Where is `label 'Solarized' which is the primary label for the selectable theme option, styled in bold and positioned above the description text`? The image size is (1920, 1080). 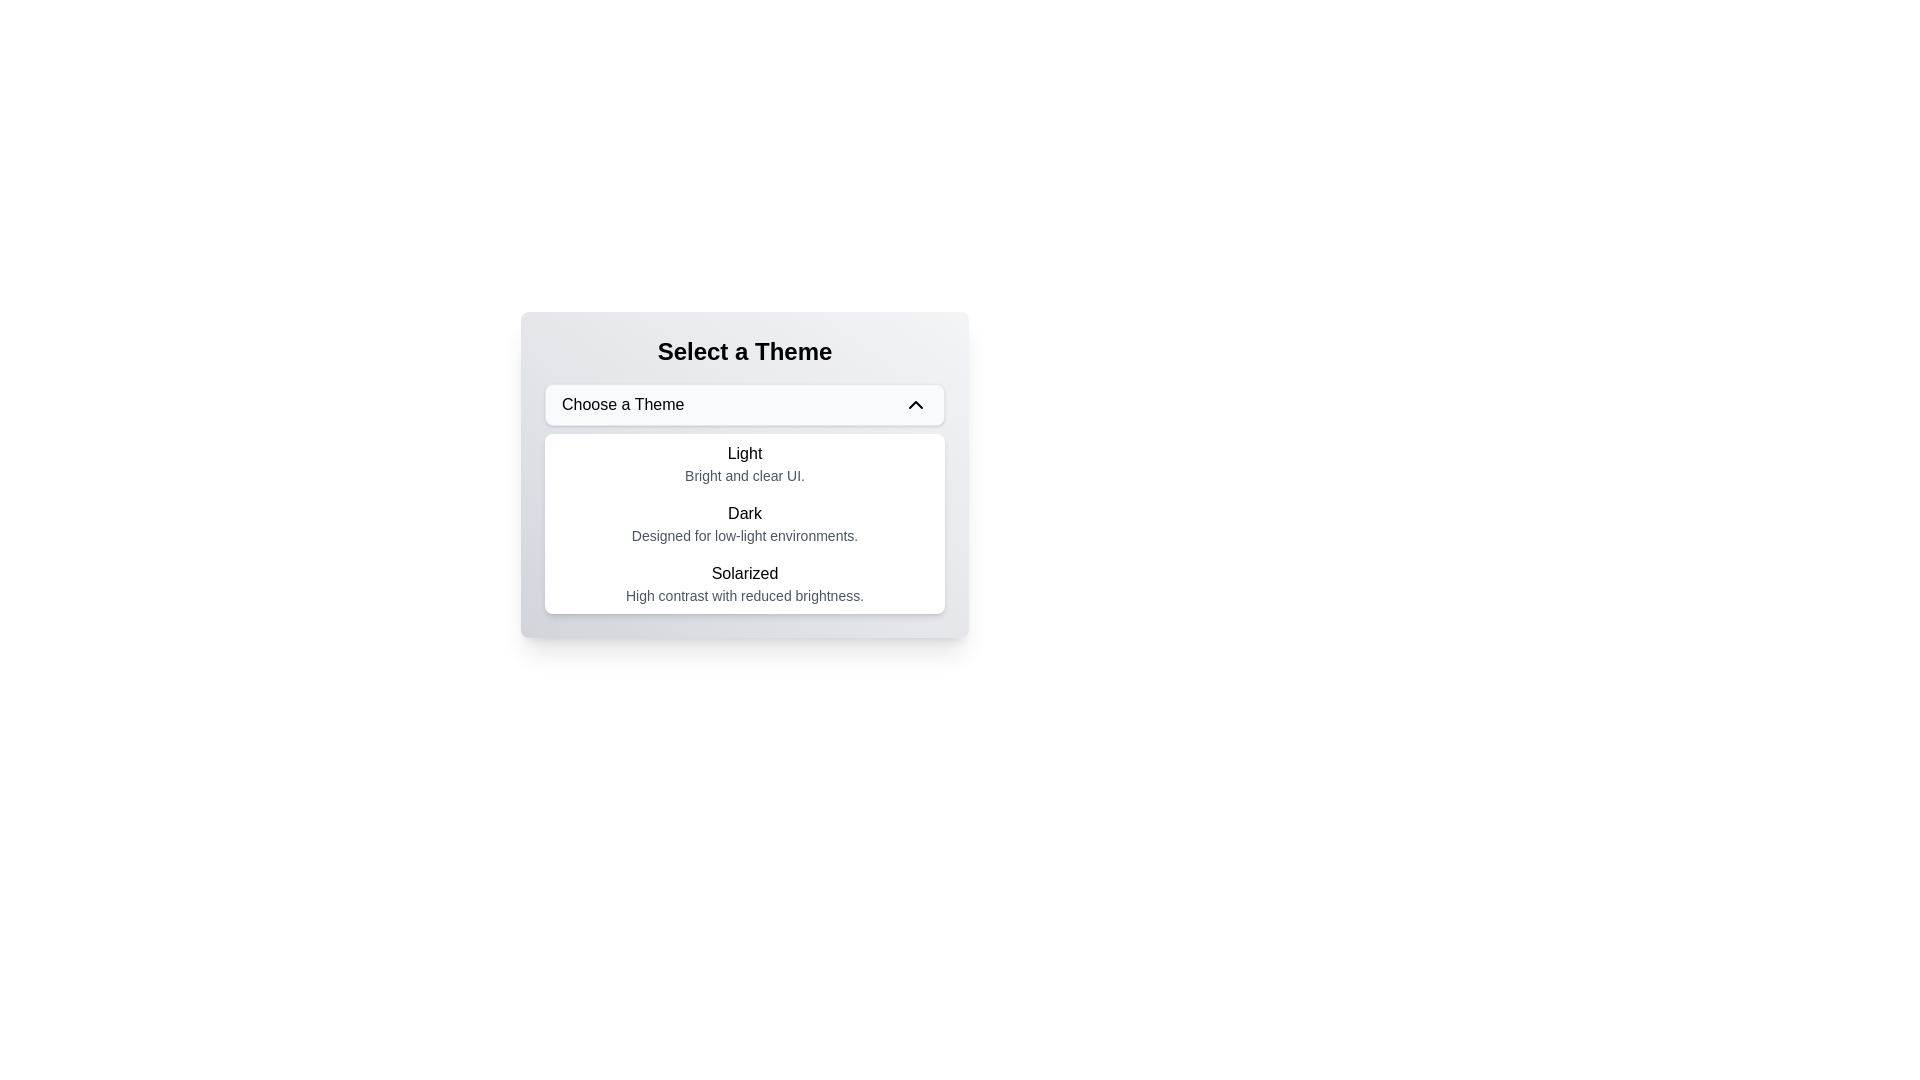 label 'Solarized' which is the primary label for the selectable theme option, styled in bold and positioned above the description text is located at coordinates (743, 574).